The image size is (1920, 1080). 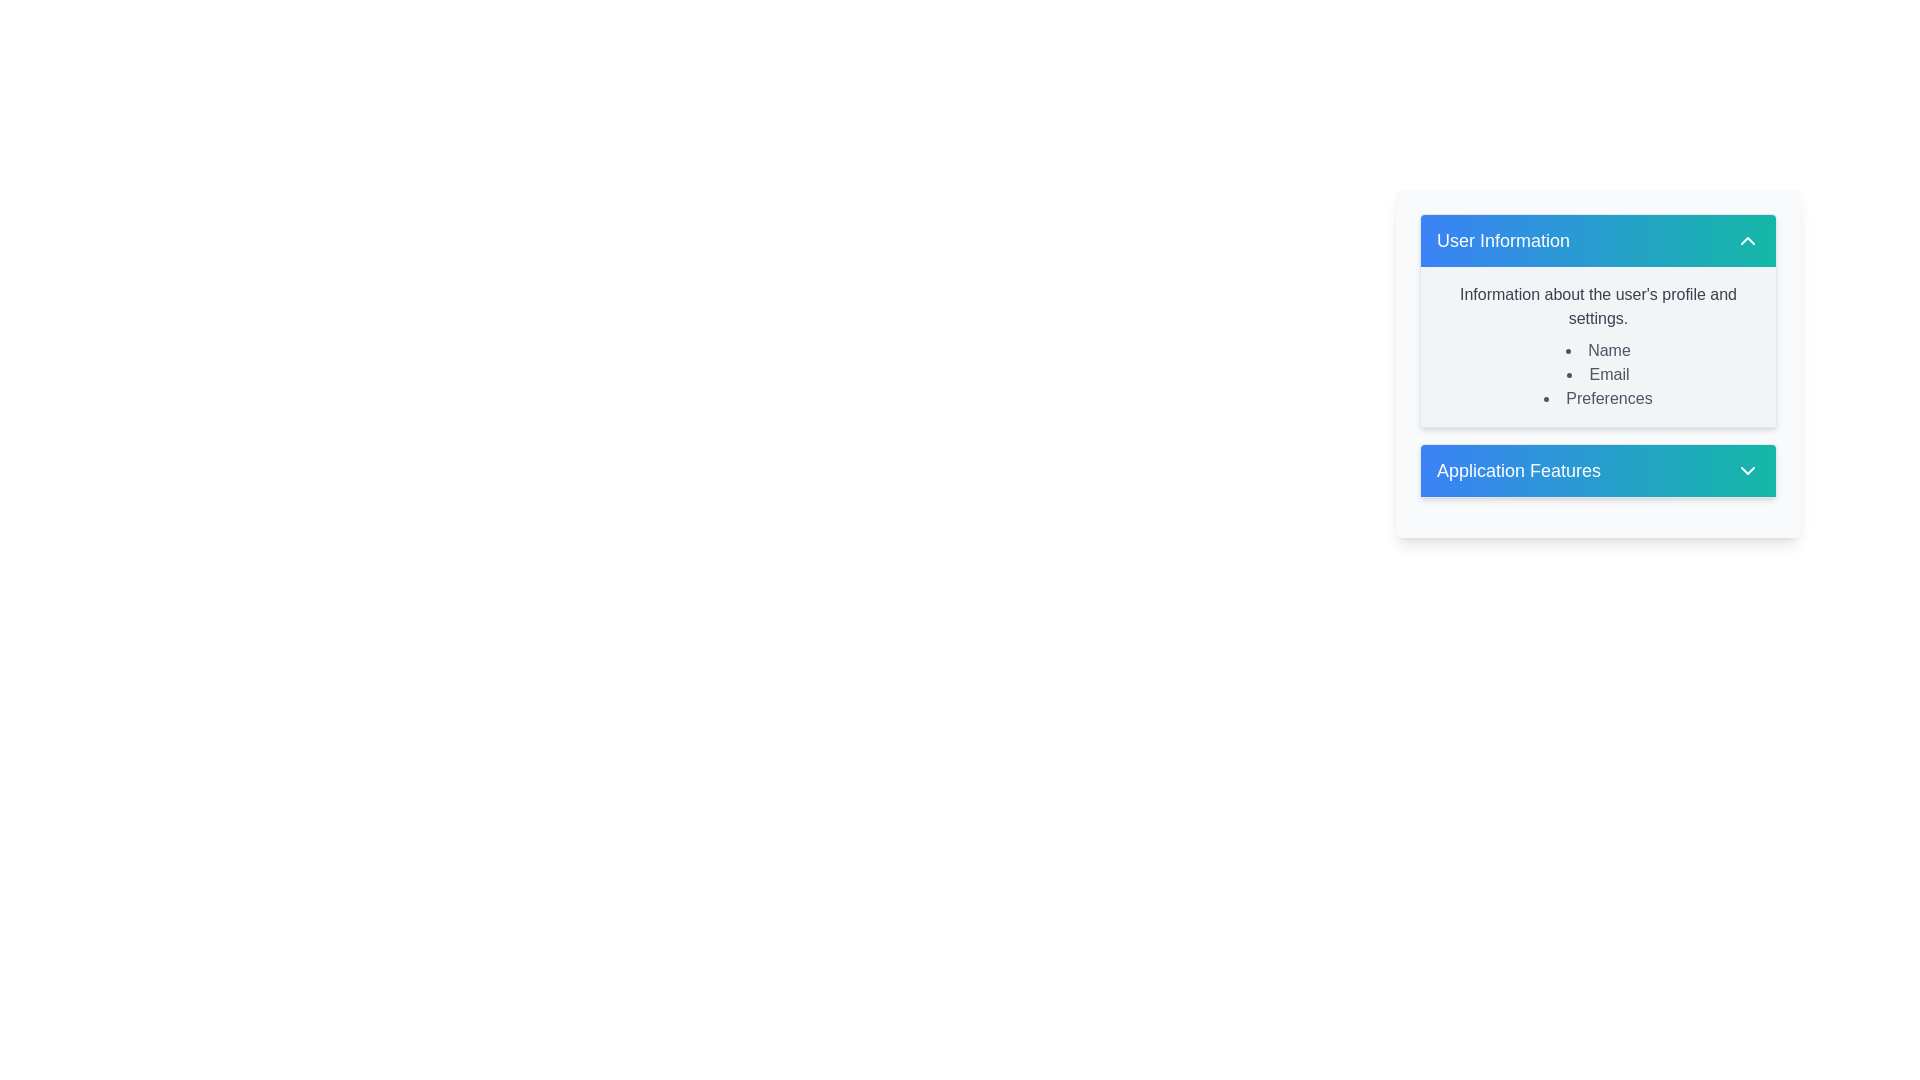 I want to click on the 'Email' text label, which is the second item in the 'User Information' section of a bulleted list, so click(x=1597, y=374).